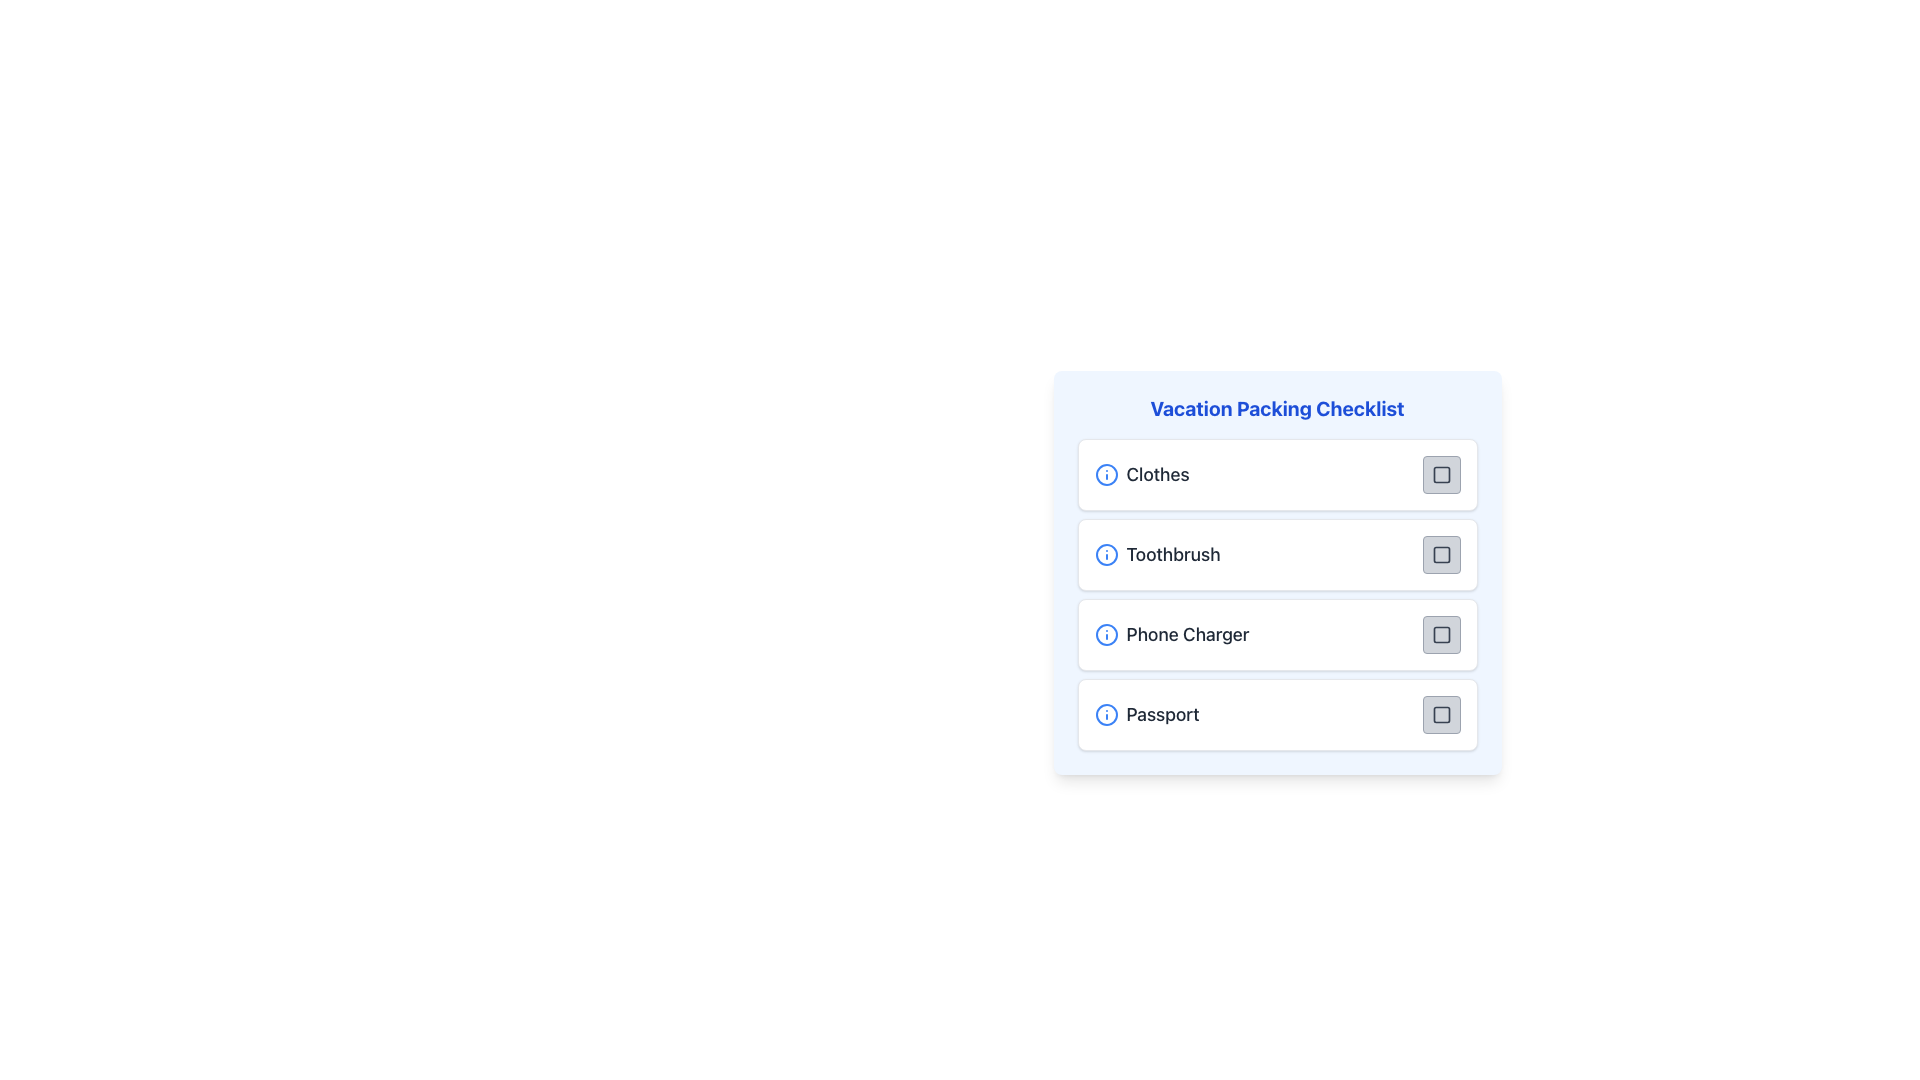  What do you see at coordinates (1187, 635) in the screenshot?
I see `the 'Phone Charger' text label, which is styled in bold, large font and underlined, located in the checklist under 'Vacation Packing Checklist.'` at bounding box center [1187, 635].